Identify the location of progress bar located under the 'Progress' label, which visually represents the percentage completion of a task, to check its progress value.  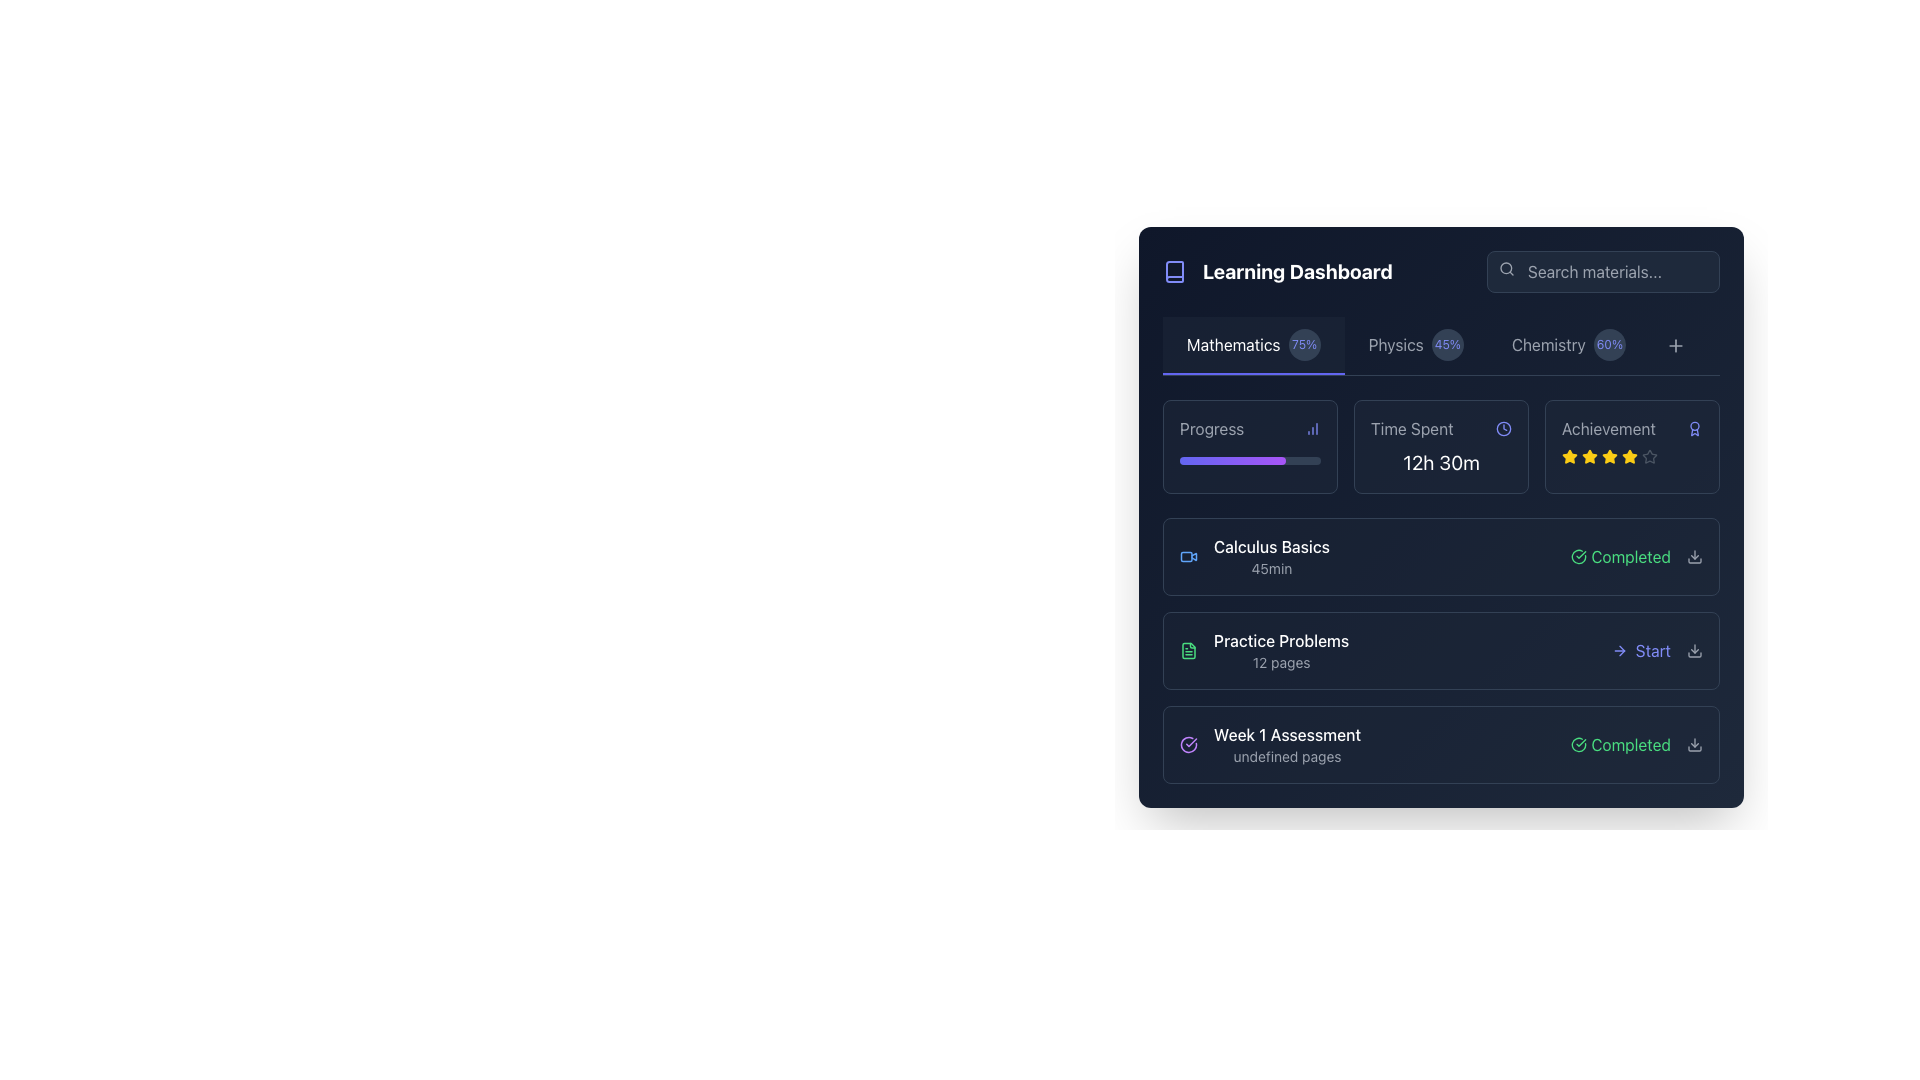
(1249, 456).